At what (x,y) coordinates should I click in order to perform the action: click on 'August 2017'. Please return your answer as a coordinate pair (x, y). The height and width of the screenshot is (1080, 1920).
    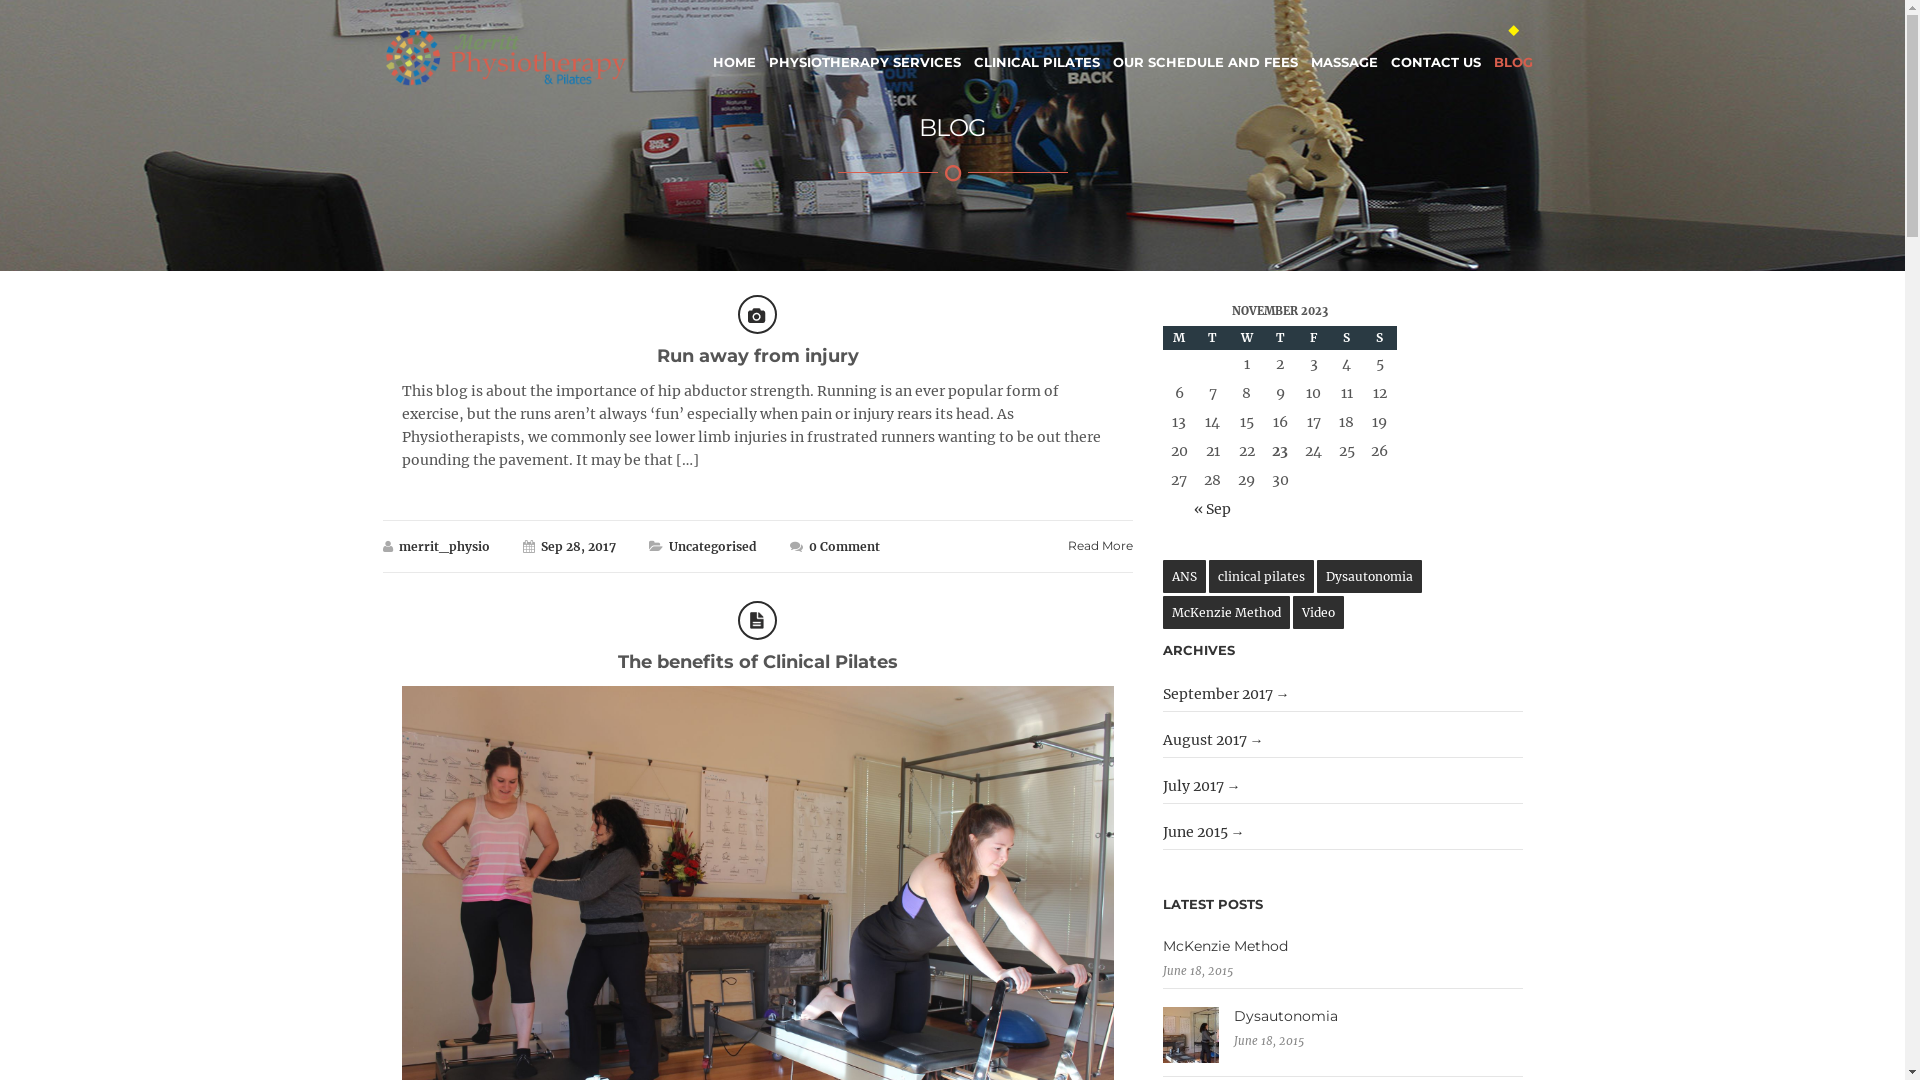
    Looking at the image, I should click on (1212, 740).